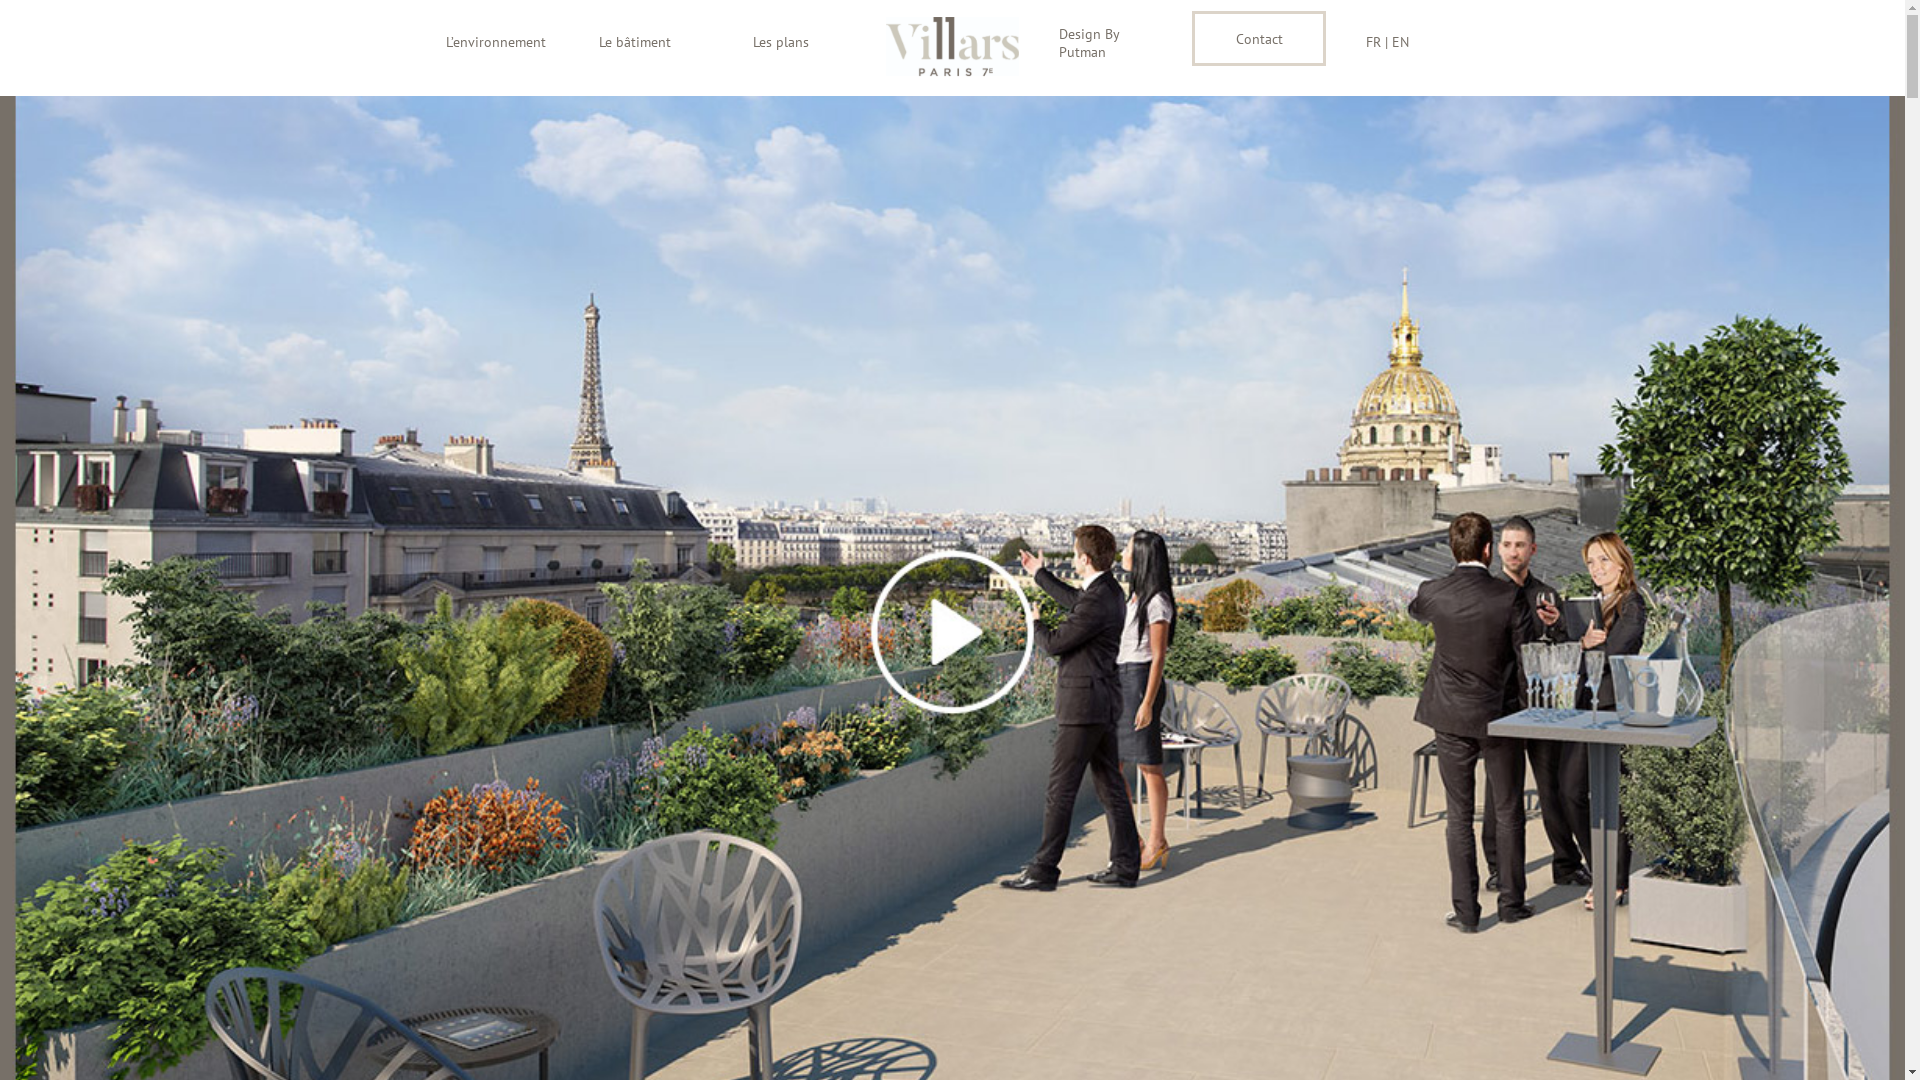 The width and height of the screenshot is (1920, 1080). I want to click on 'FR | EN', so click(1411, 42).